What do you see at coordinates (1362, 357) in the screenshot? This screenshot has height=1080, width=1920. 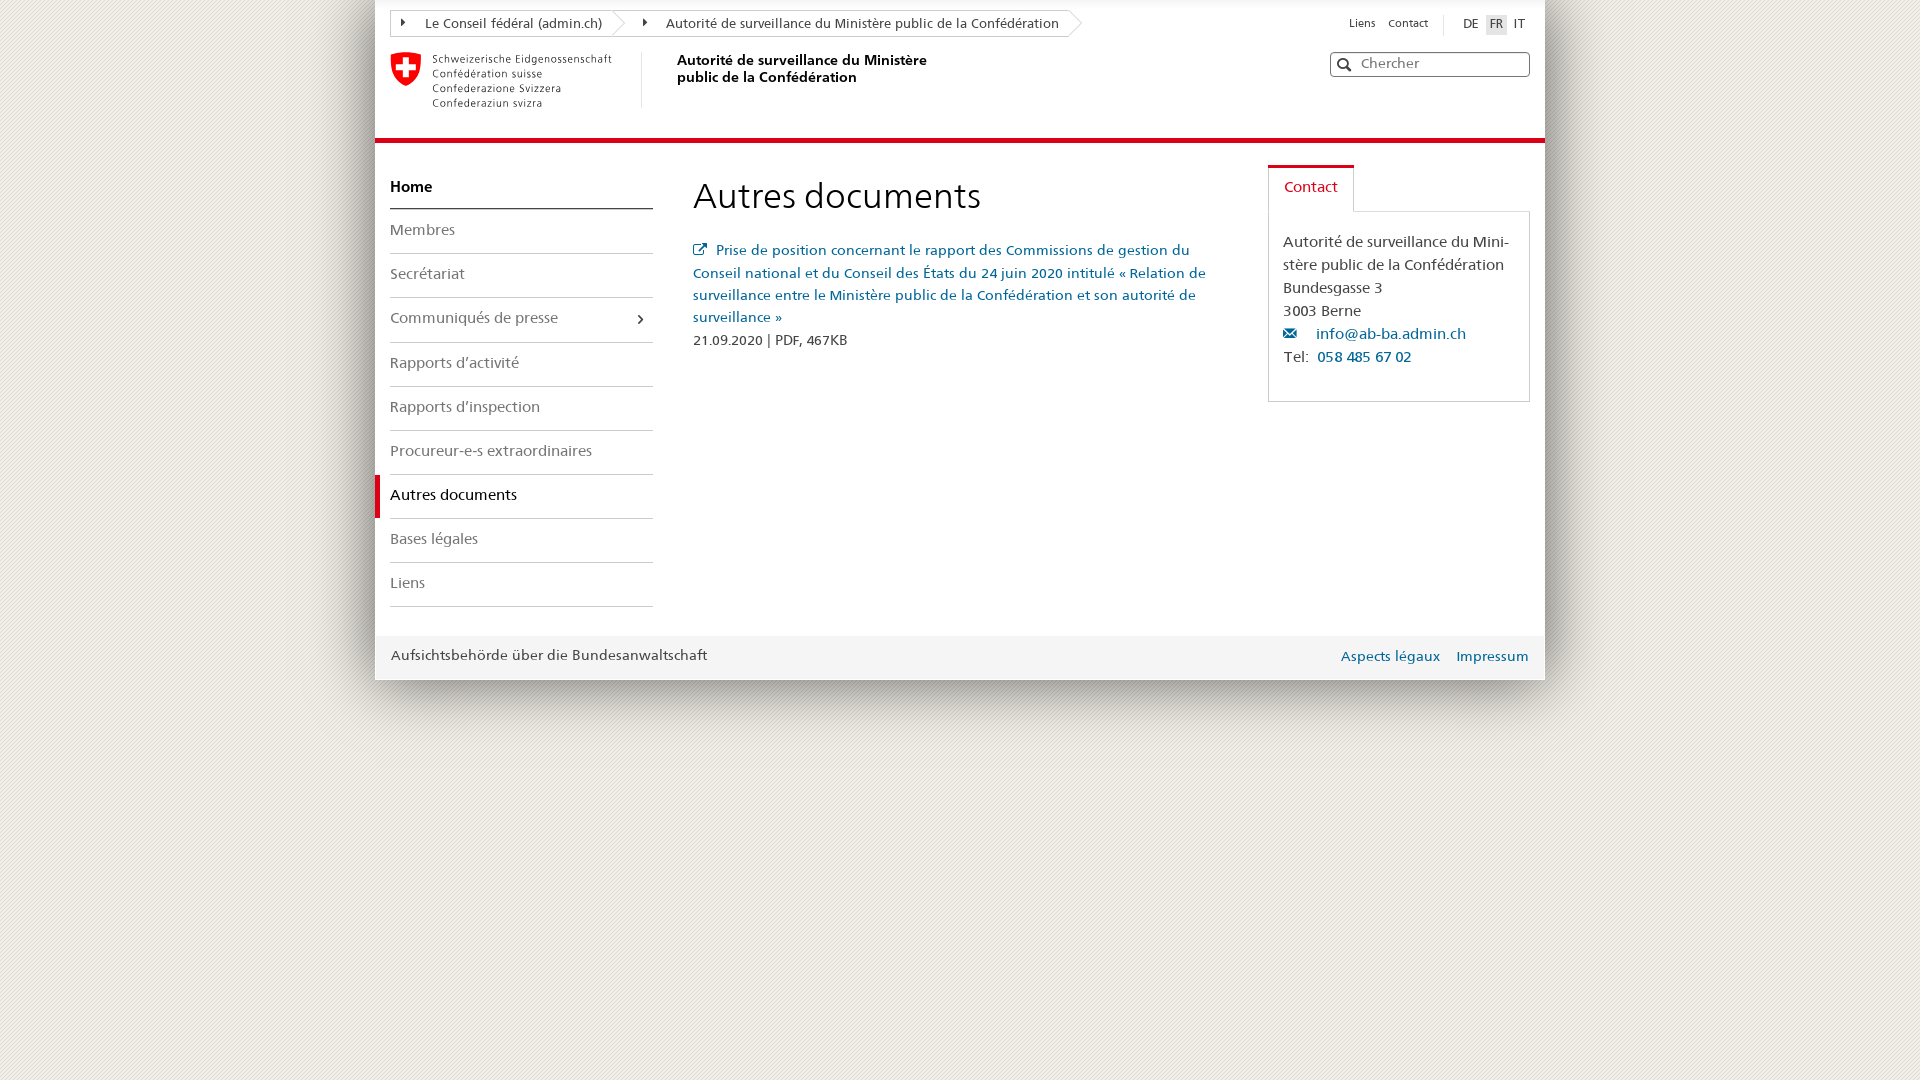 I see `'058 485 67 02'` at bounding box center [1362, 357].